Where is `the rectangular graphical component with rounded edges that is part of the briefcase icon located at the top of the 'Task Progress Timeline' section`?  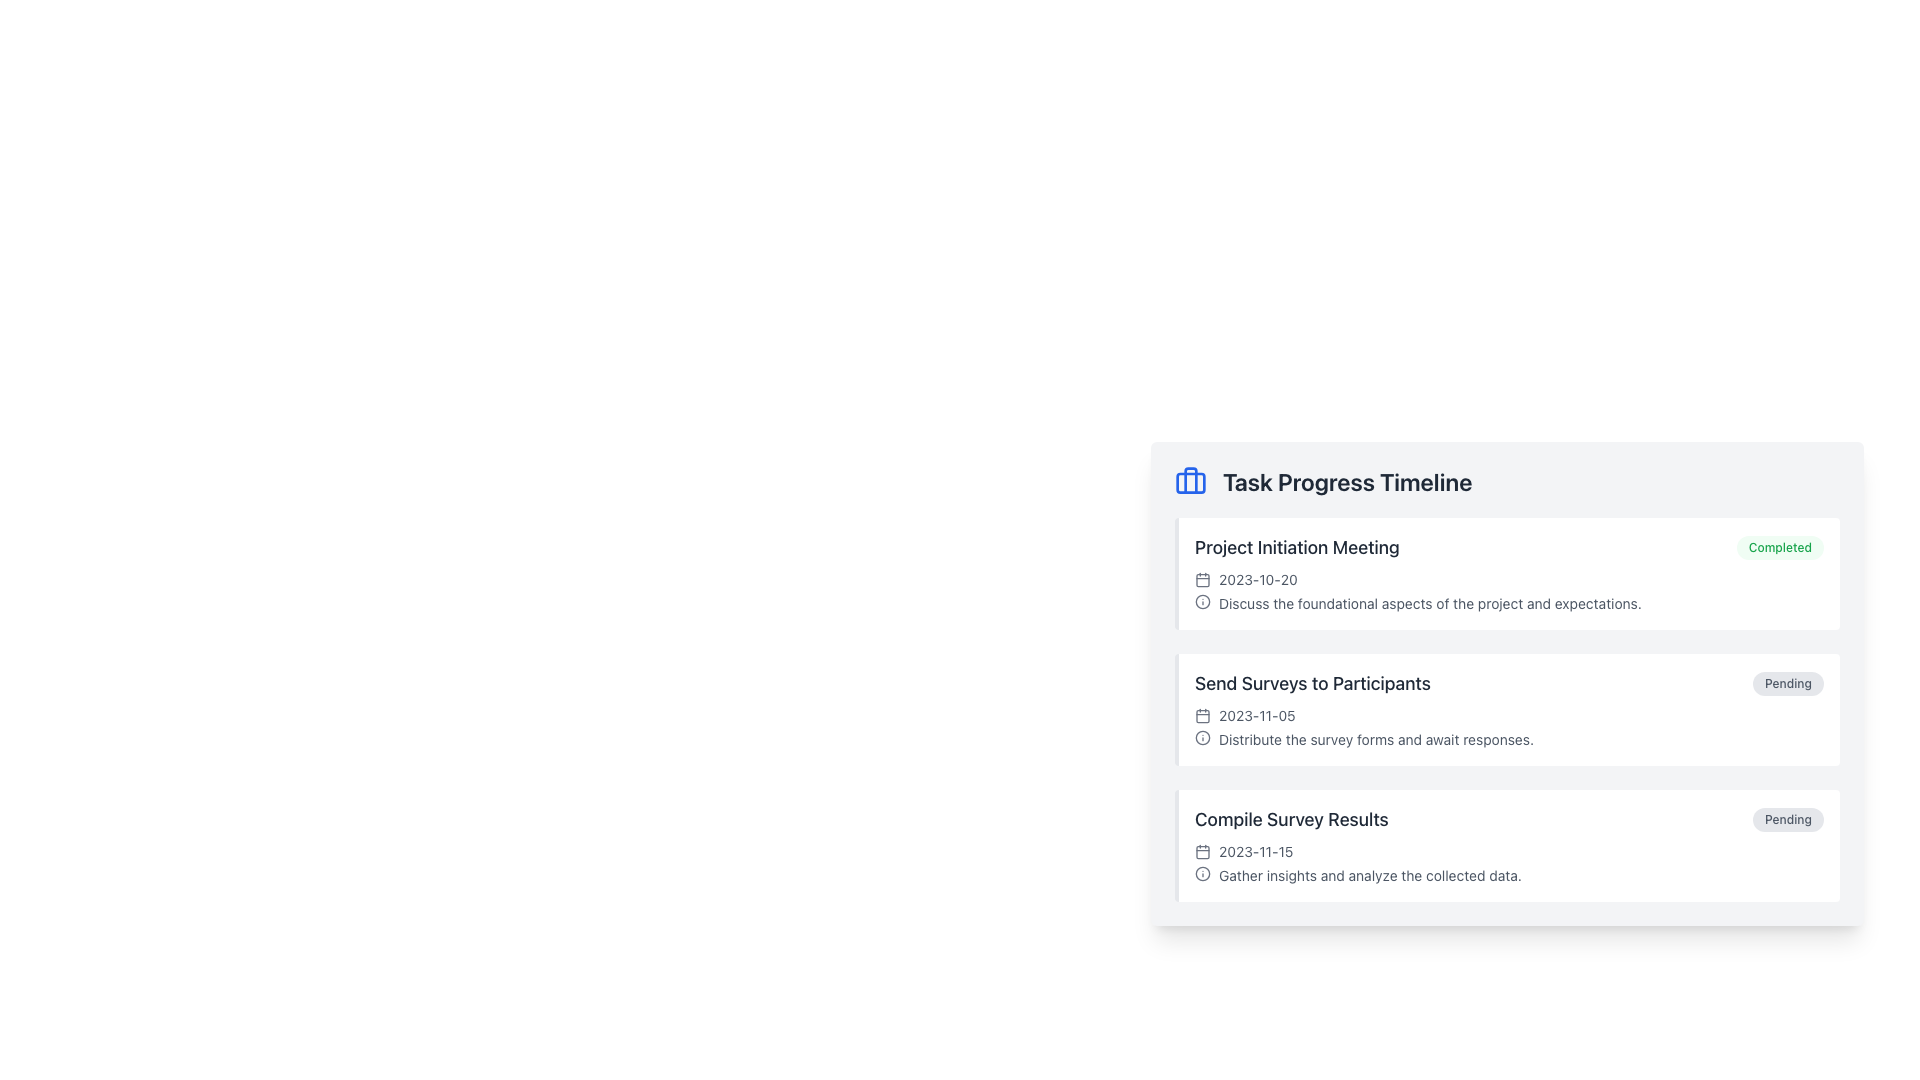
the rectangular graphical component with rounded edges that is part of the briefcase icon located at the top of the 'Task Progress Timeline' section is located at coordinates (1190, 482).